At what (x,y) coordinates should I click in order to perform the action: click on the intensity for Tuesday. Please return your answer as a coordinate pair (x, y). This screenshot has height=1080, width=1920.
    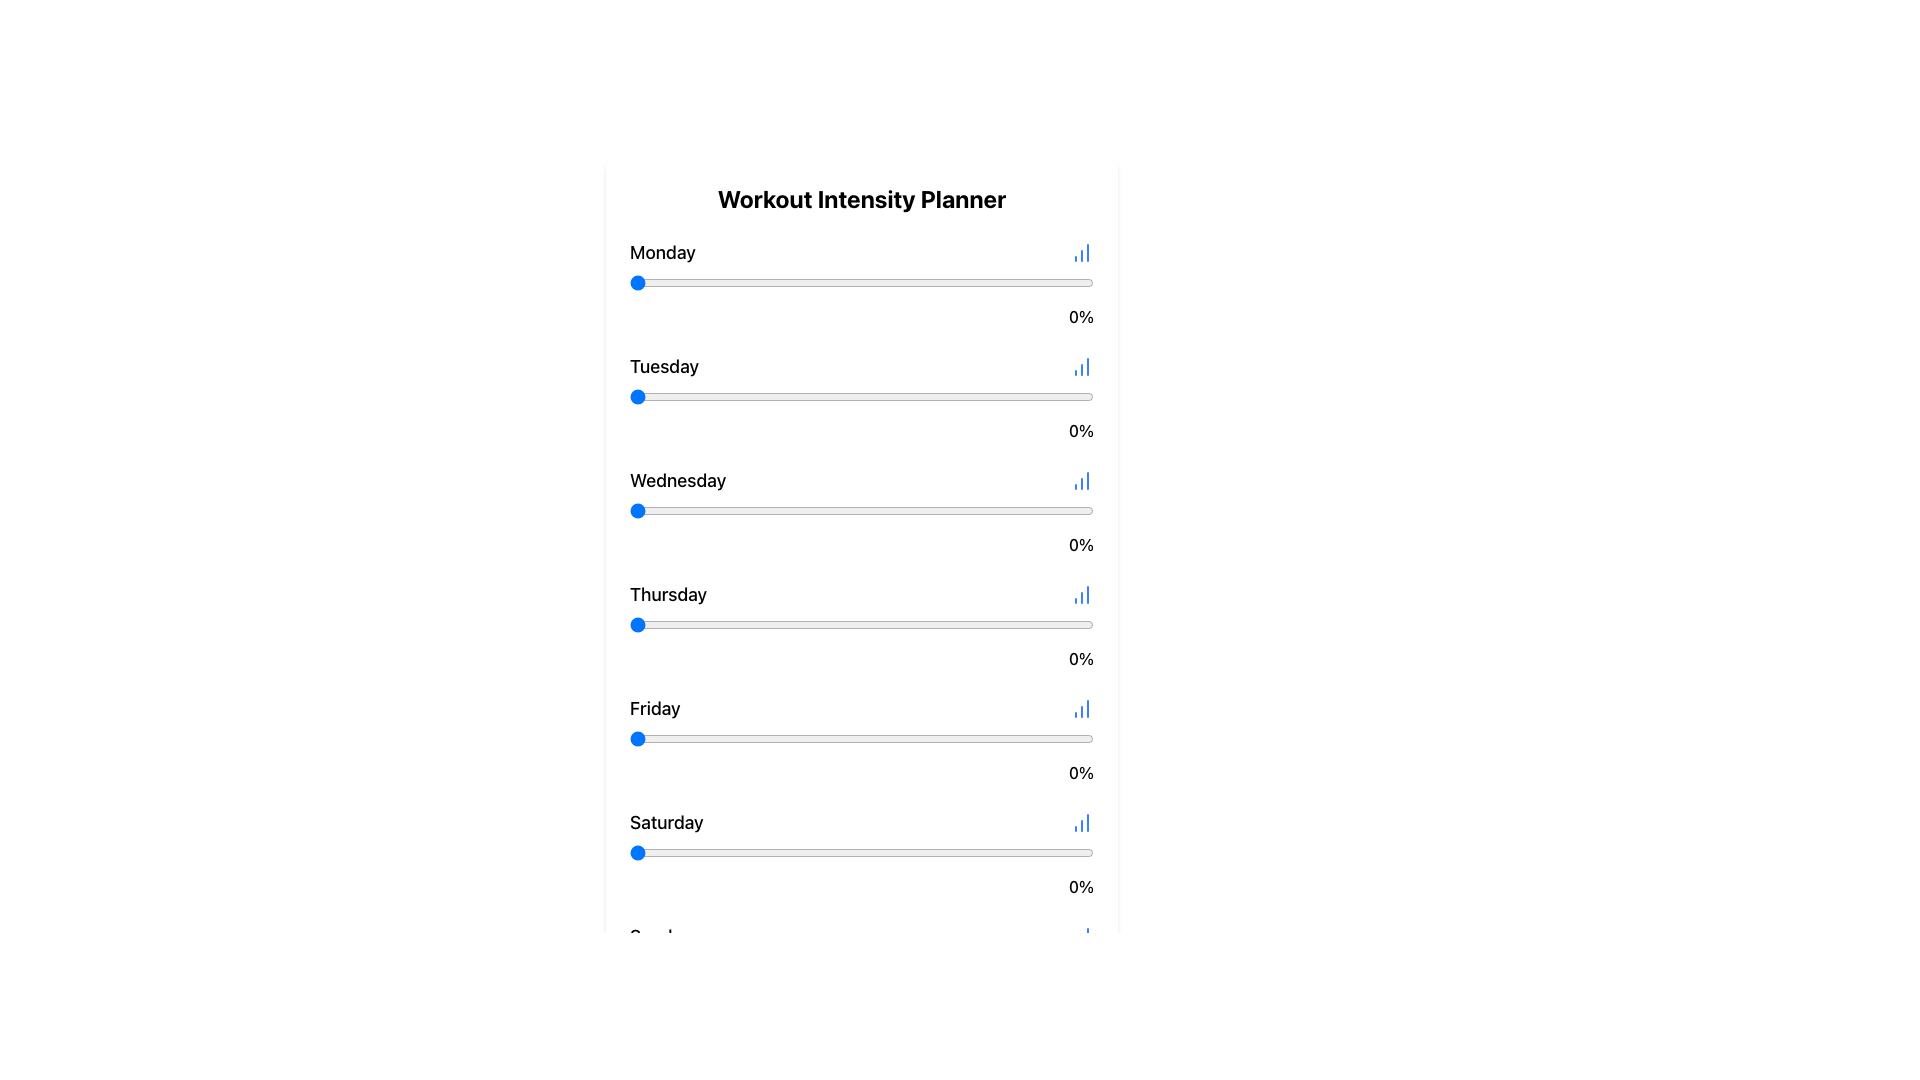
    Looking at the image, I should click on (1015, 397).